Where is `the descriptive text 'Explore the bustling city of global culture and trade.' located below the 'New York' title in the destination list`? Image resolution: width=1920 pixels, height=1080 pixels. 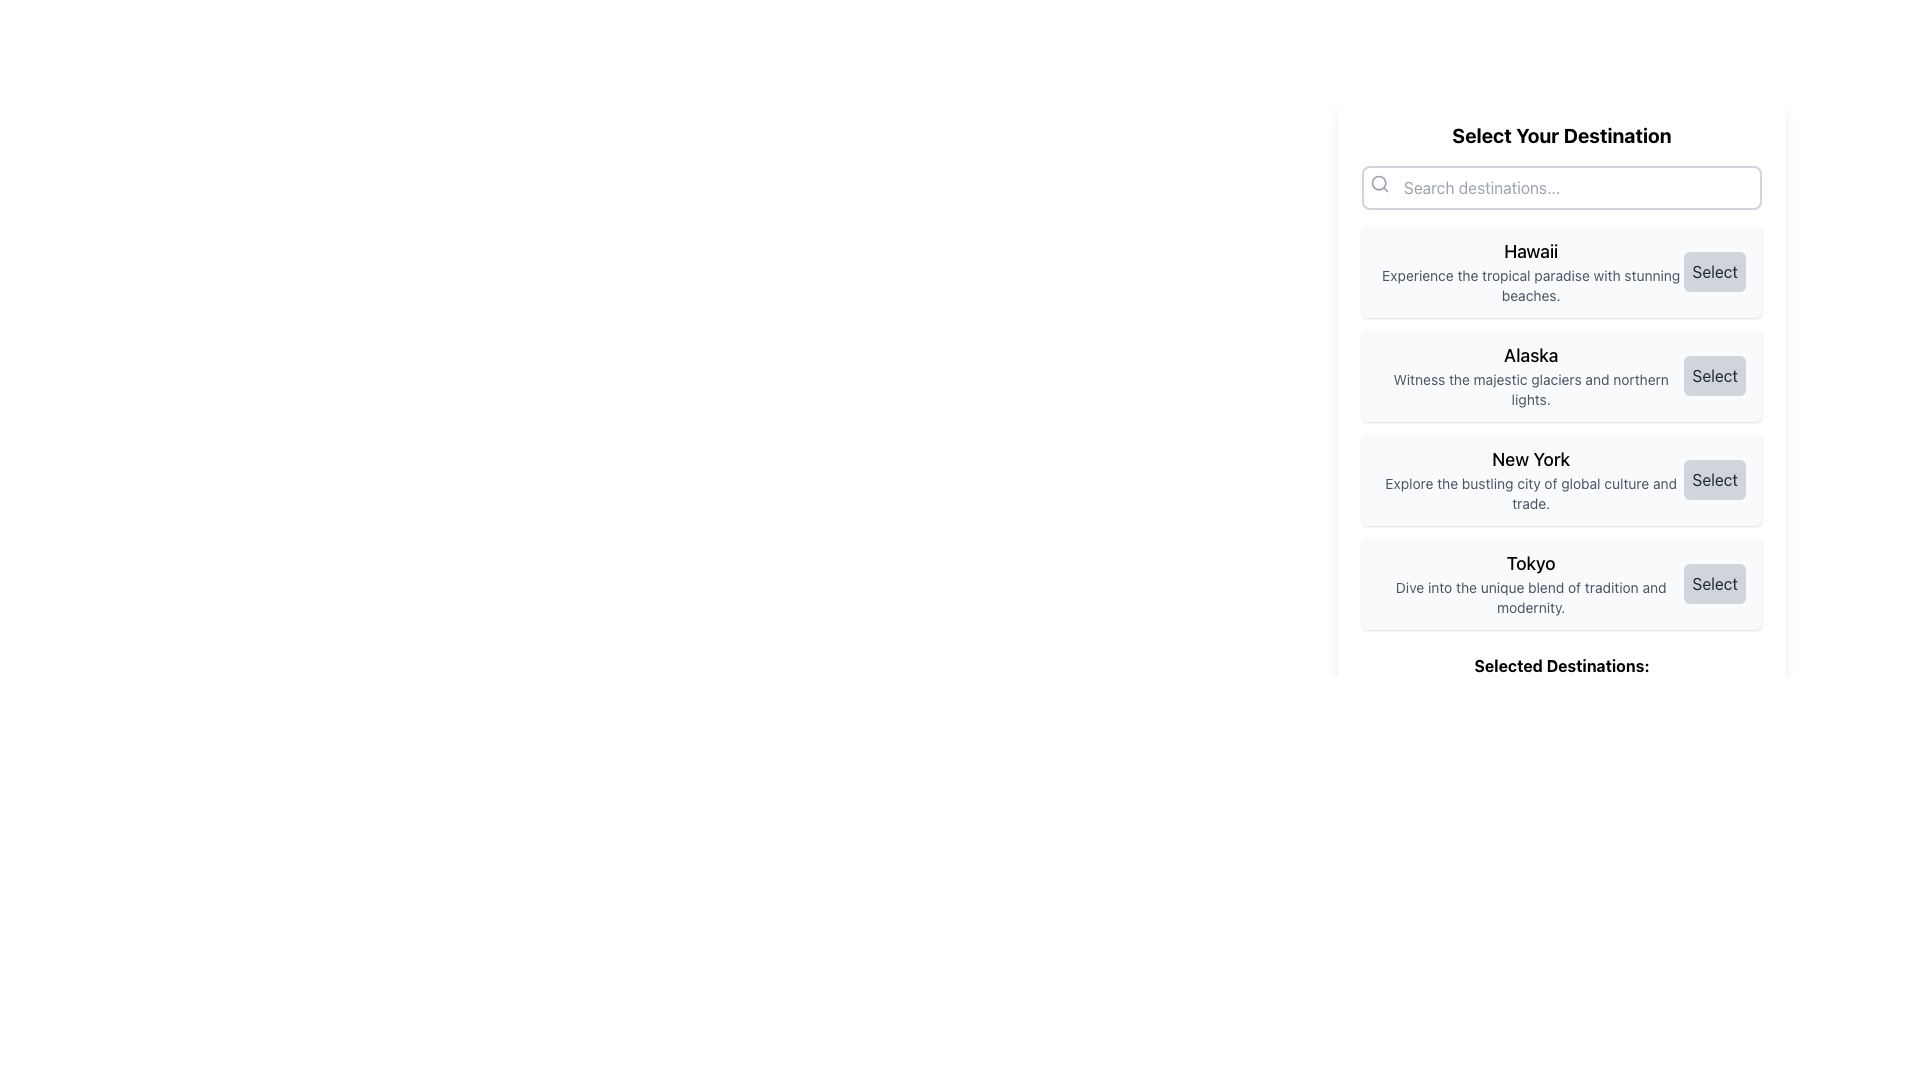
the descriptive text 'Explore the bustling city of global culture and trade.' located below the 'New York' title in the destination list is located at coordinates (1530, 493).